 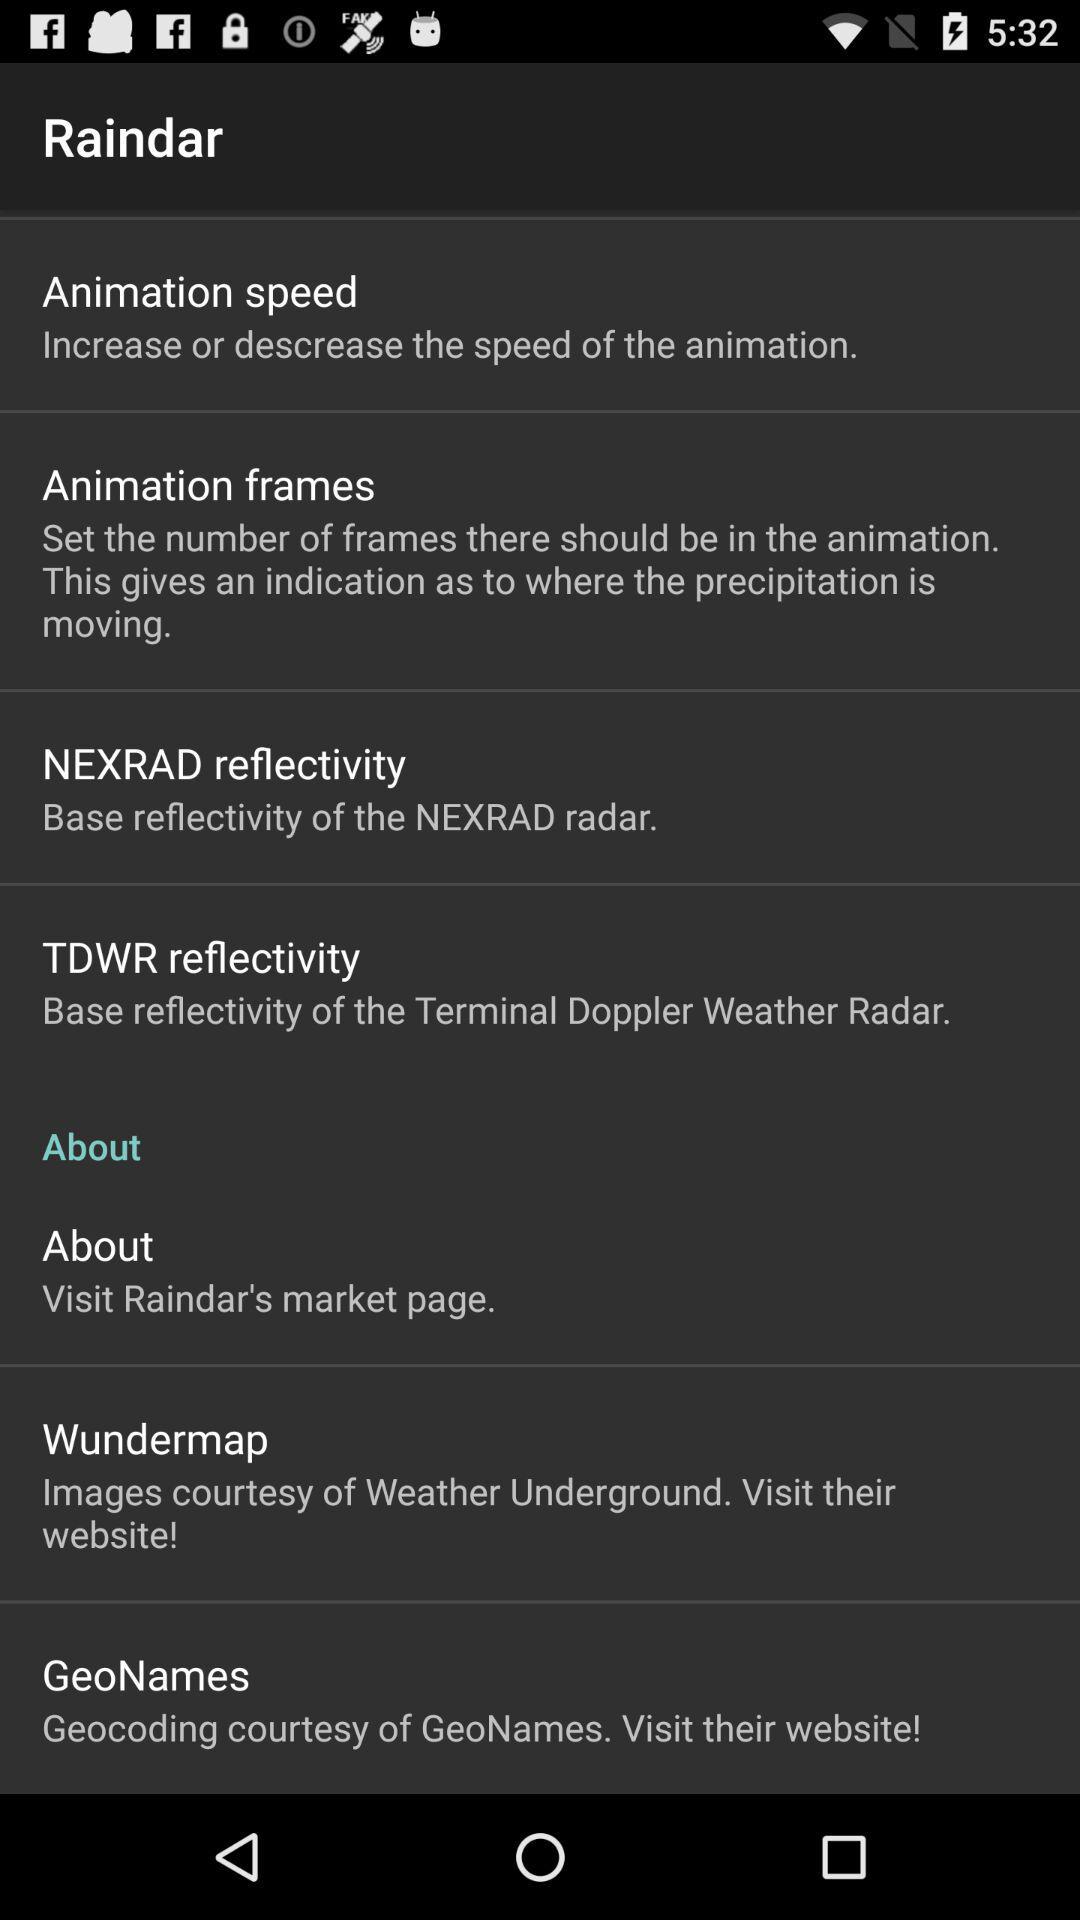 What do you see at coordinates (540, 578) in the screenshot?
I see `app above the nexrad reflectivity` at bounding box center [540, 578].